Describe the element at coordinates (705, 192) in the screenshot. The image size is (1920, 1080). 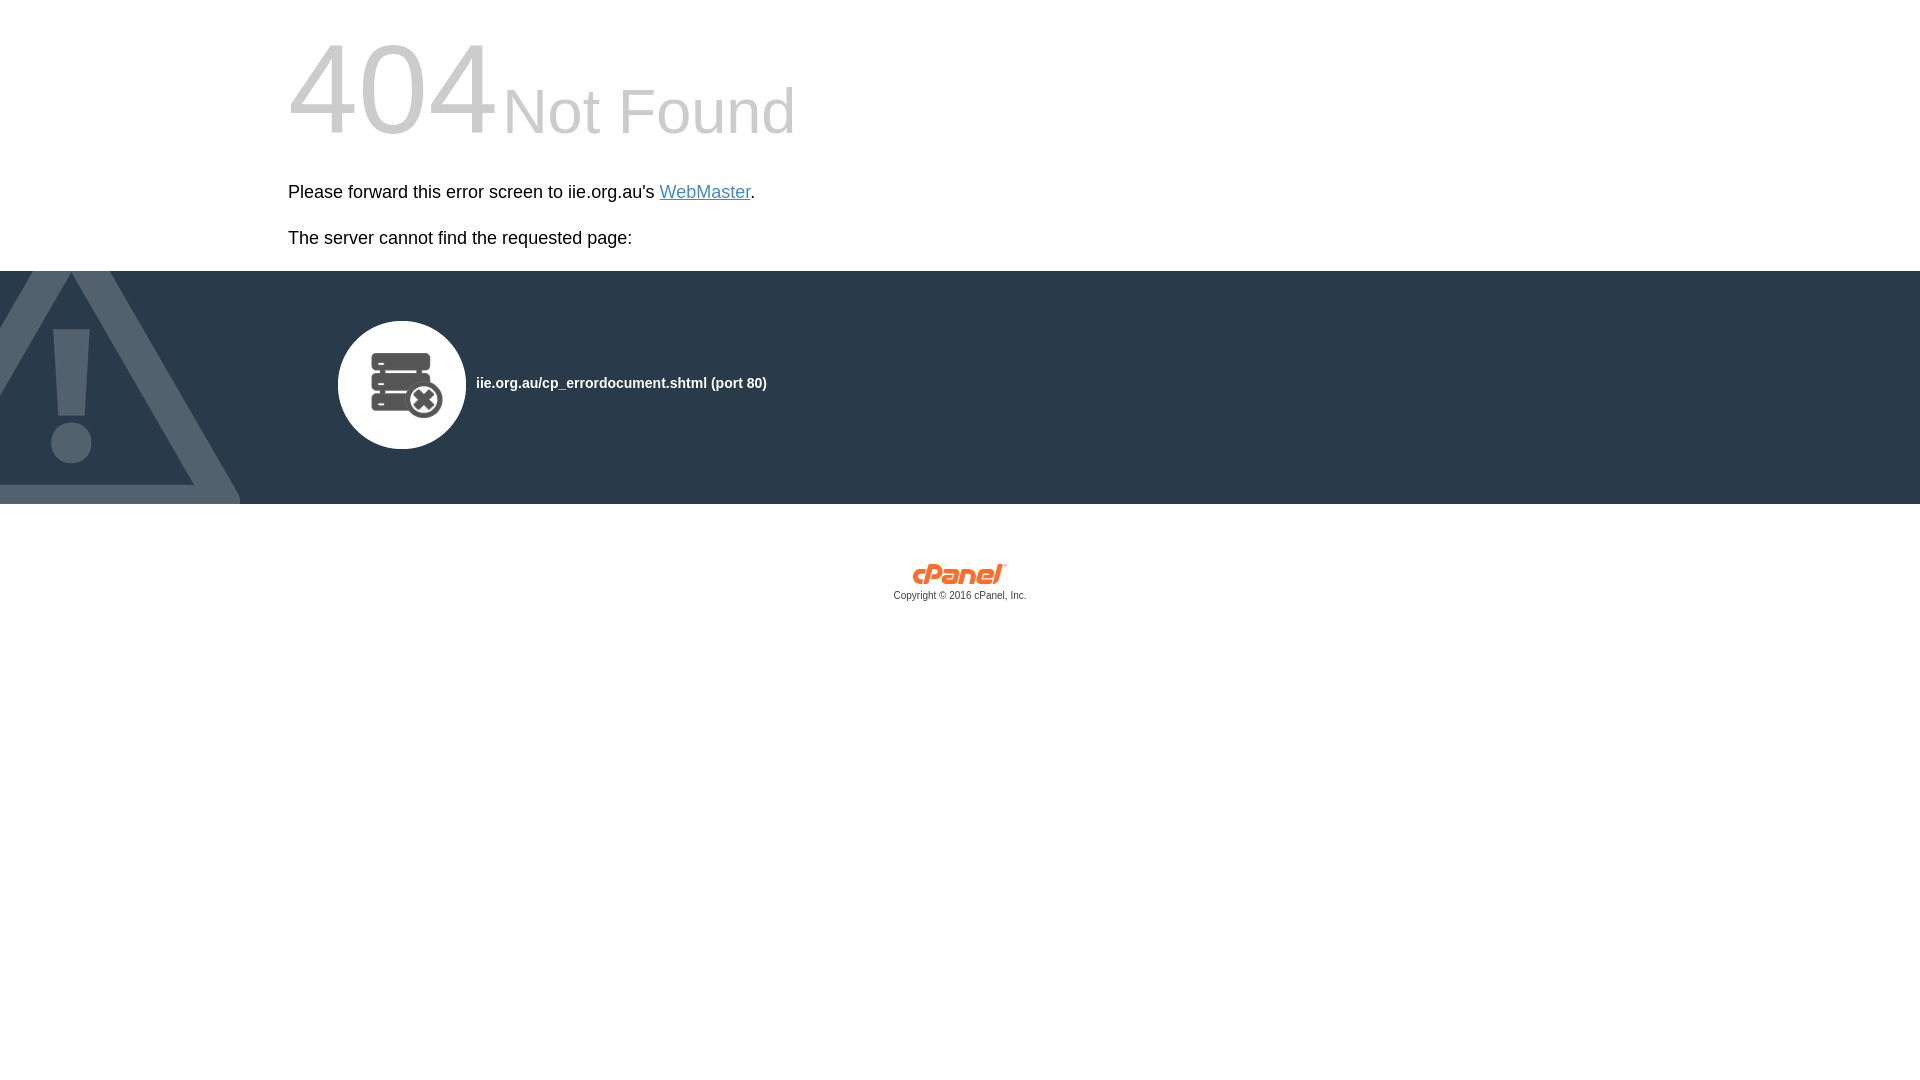
I see `'WebMaster'` at that location.